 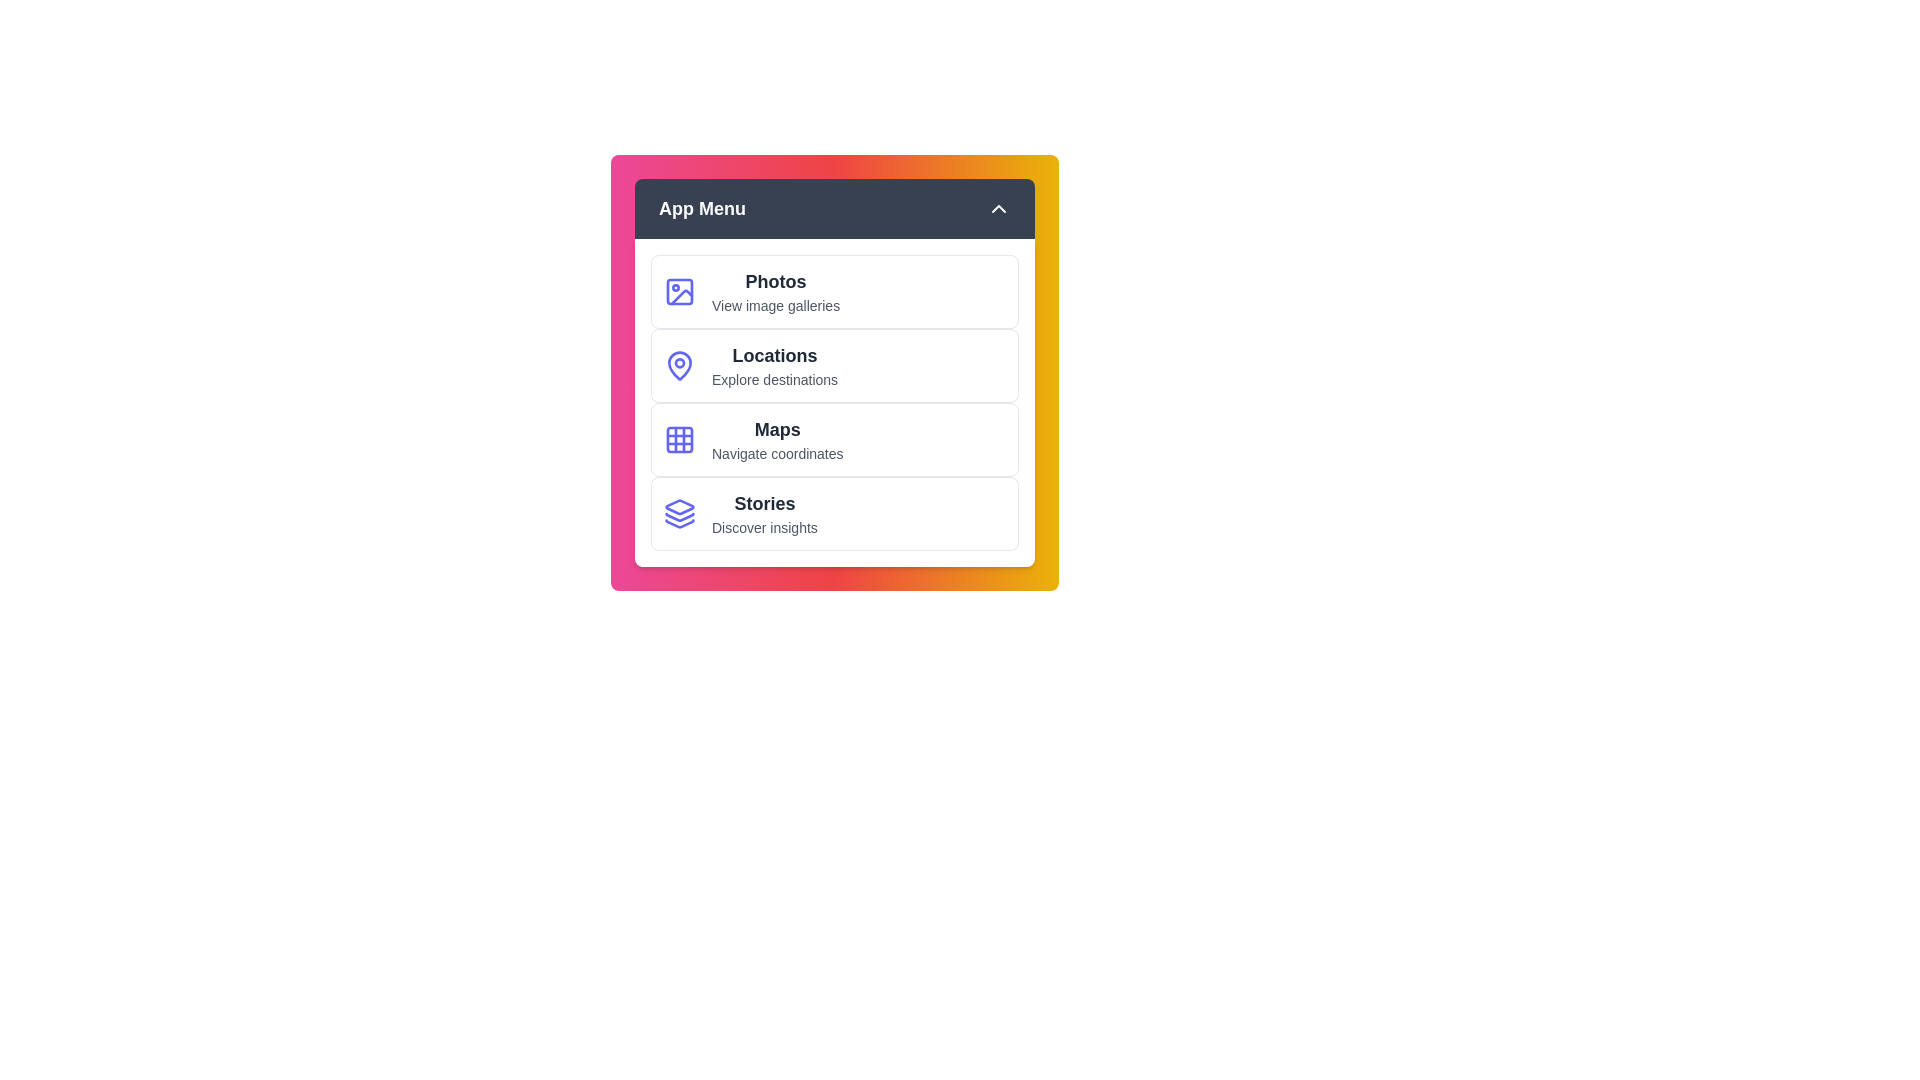 I want to click on the icon associated with the menu item 'Locations', so click(x=680, y=366).